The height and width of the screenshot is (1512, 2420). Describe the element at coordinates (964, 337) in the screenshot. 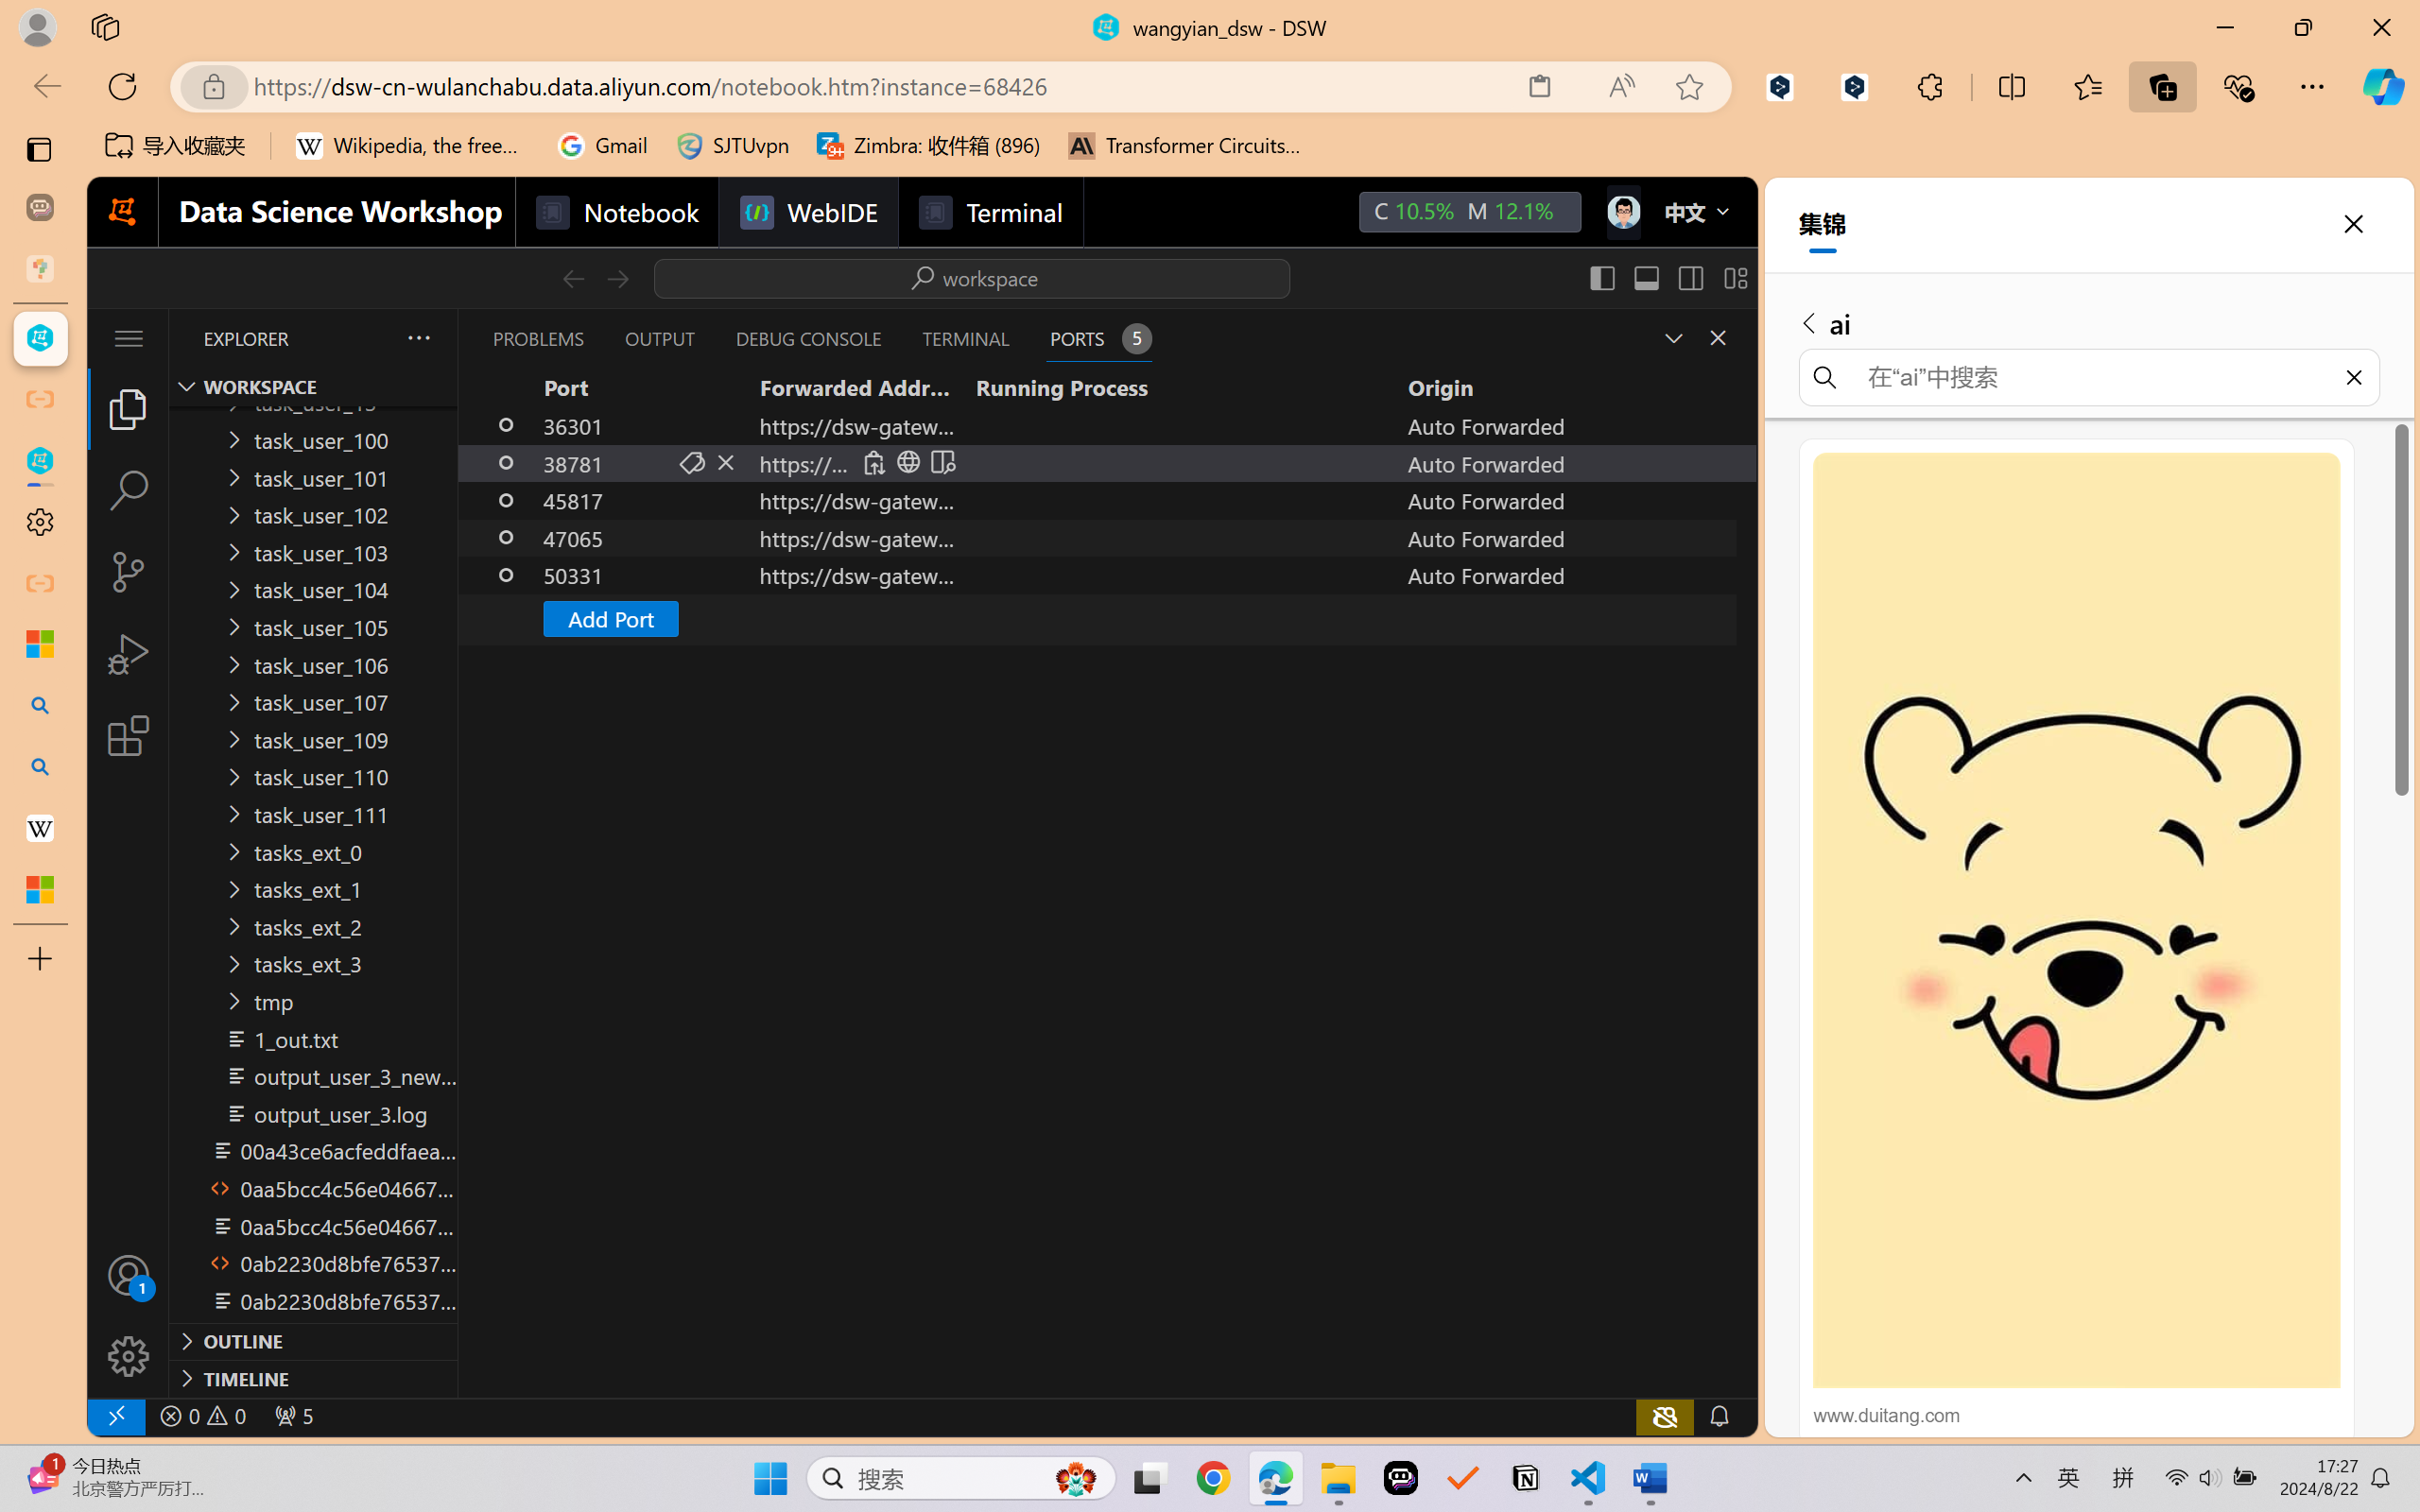

I see `'Terminal (Ctrl+`)'` at that location.